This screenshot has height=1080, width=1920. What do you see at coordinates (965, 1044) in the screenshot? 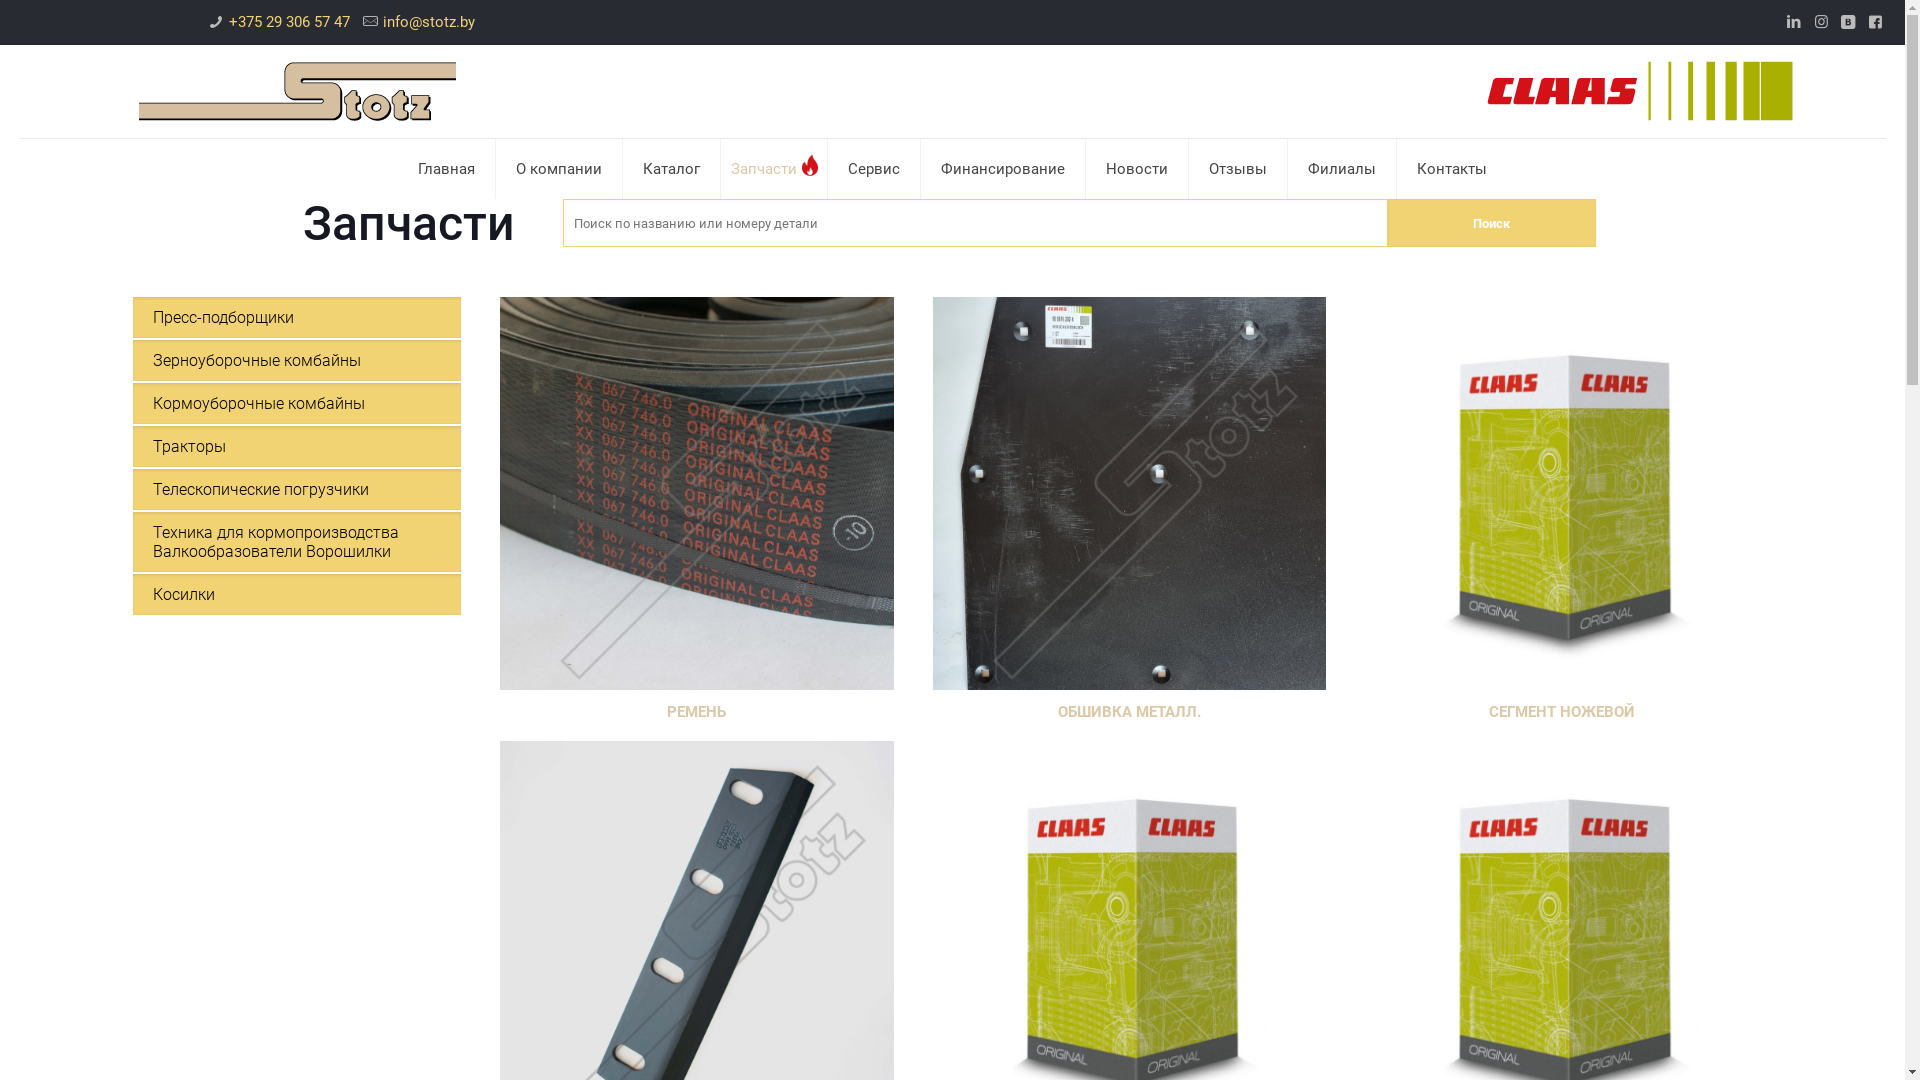
I see `'VKontakte'` at bounding box center [965, 1044].